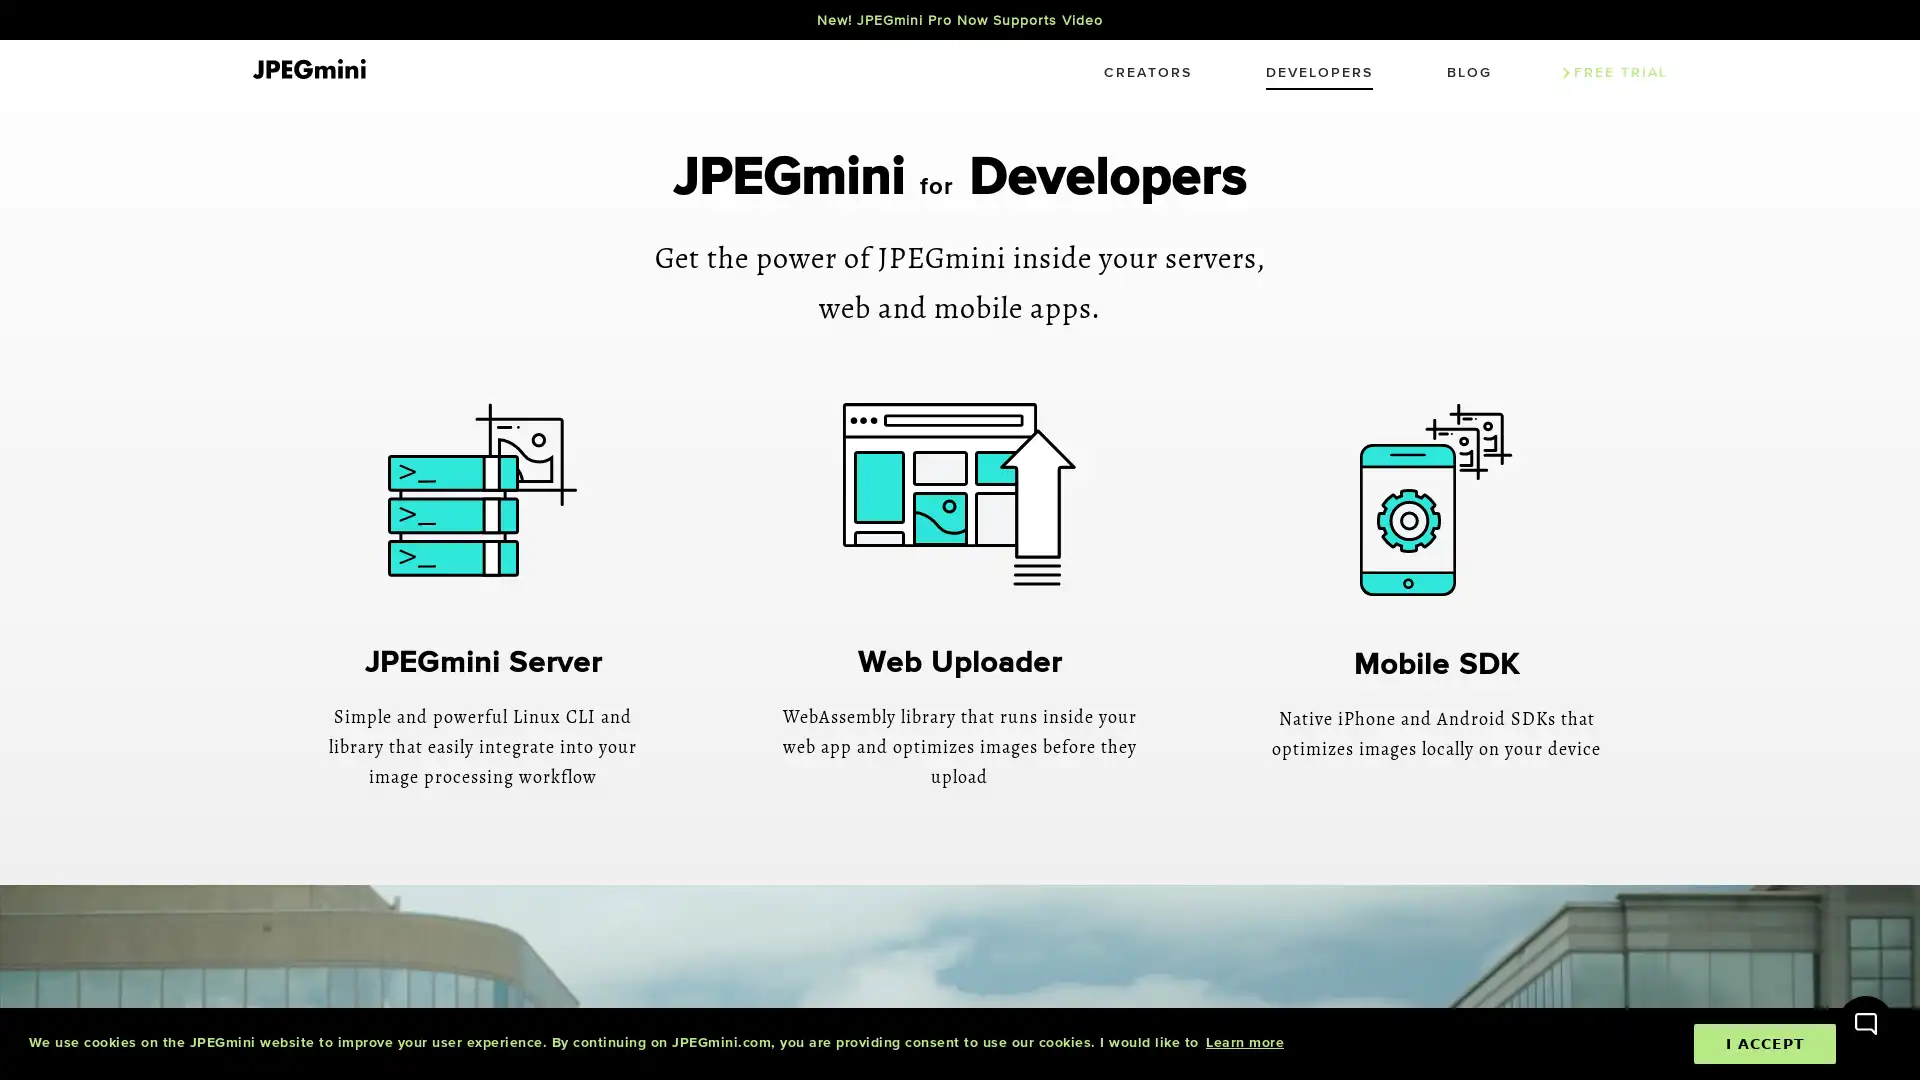  Describe the element at coordinates (1765, 1043) in the screenshot. I see `dismiss cookie message` at that location.